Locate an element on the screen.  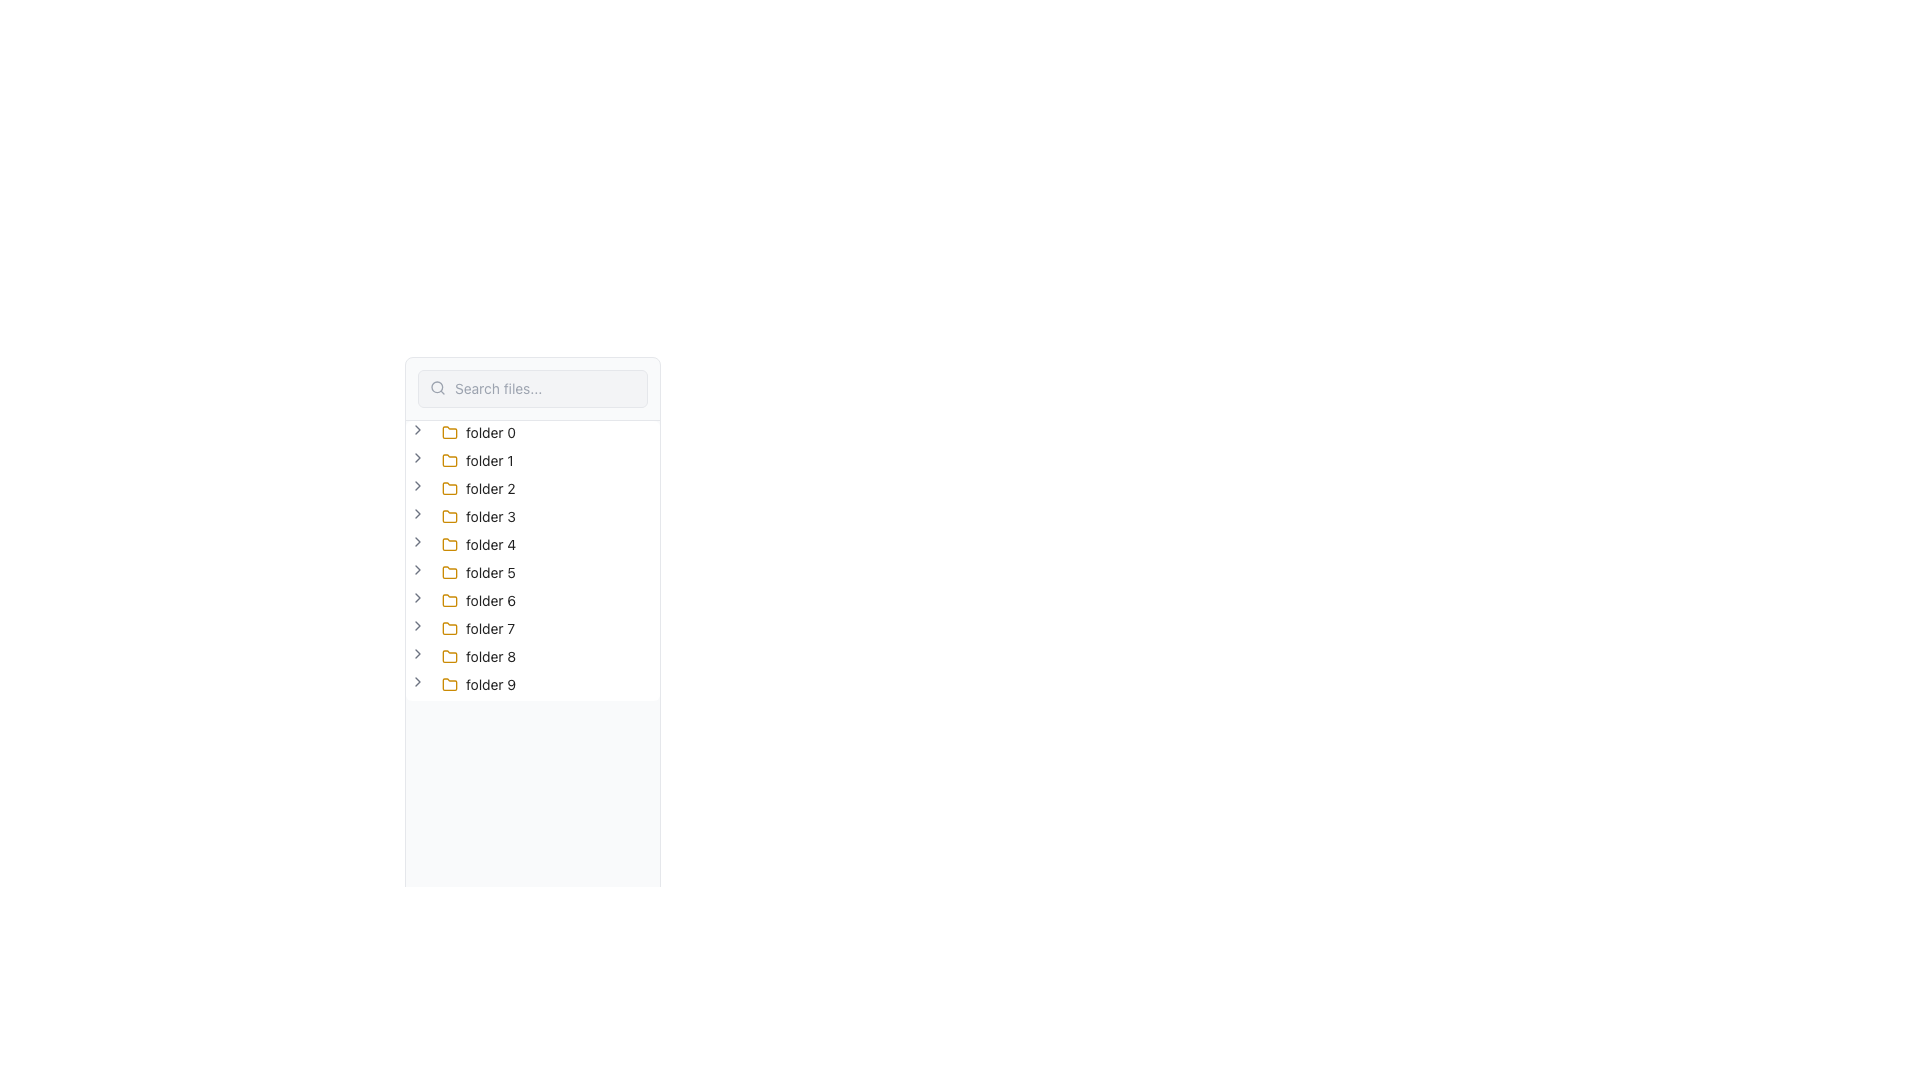
the 'folder 1' tree view item is located at coordinates (476, 461).